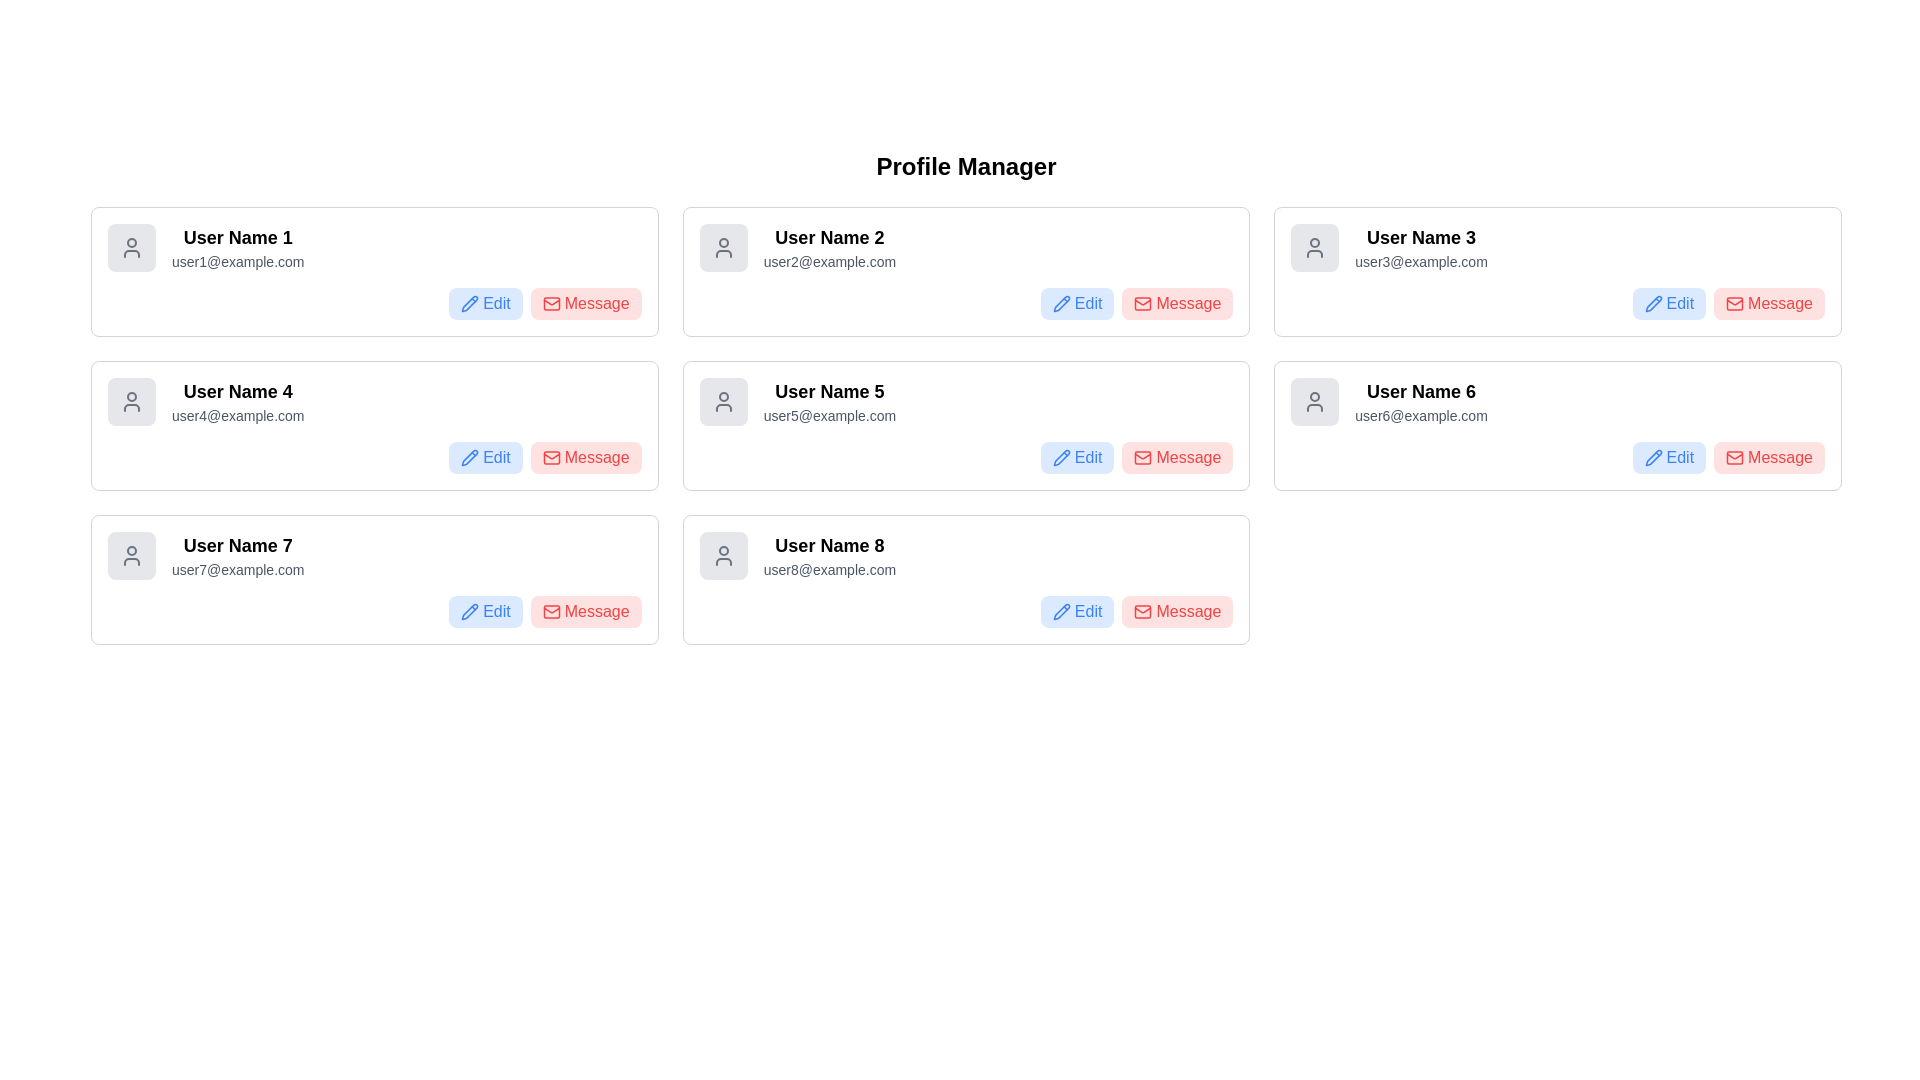 The image size is (1920, 1080). I want to click on the 'Edit' text label displayed in blue font, located within the 'Edit' button of the profile card for 'User Name 6', so click(1680, 458).